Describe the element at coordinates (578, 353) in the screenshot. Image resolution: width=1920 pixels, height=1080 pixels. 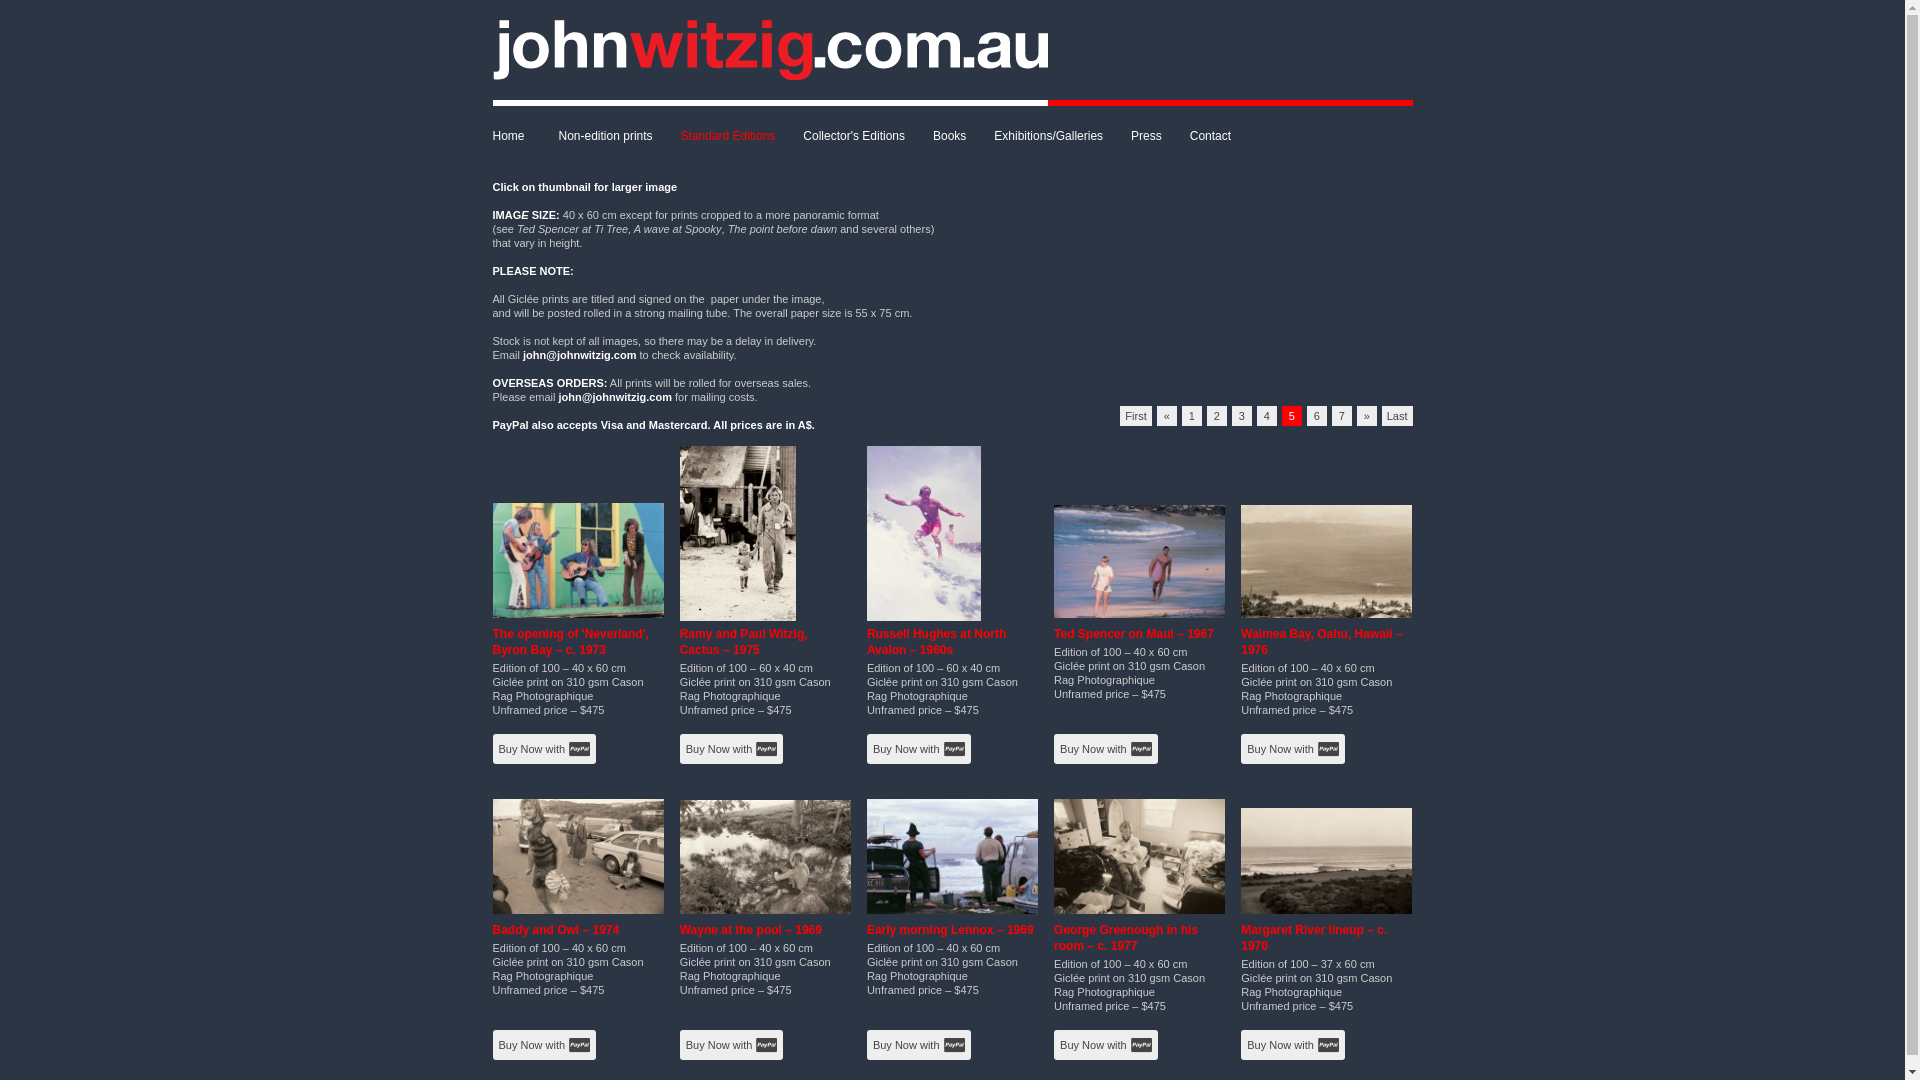
I see `'john@johnwitzig.com'` at that location.